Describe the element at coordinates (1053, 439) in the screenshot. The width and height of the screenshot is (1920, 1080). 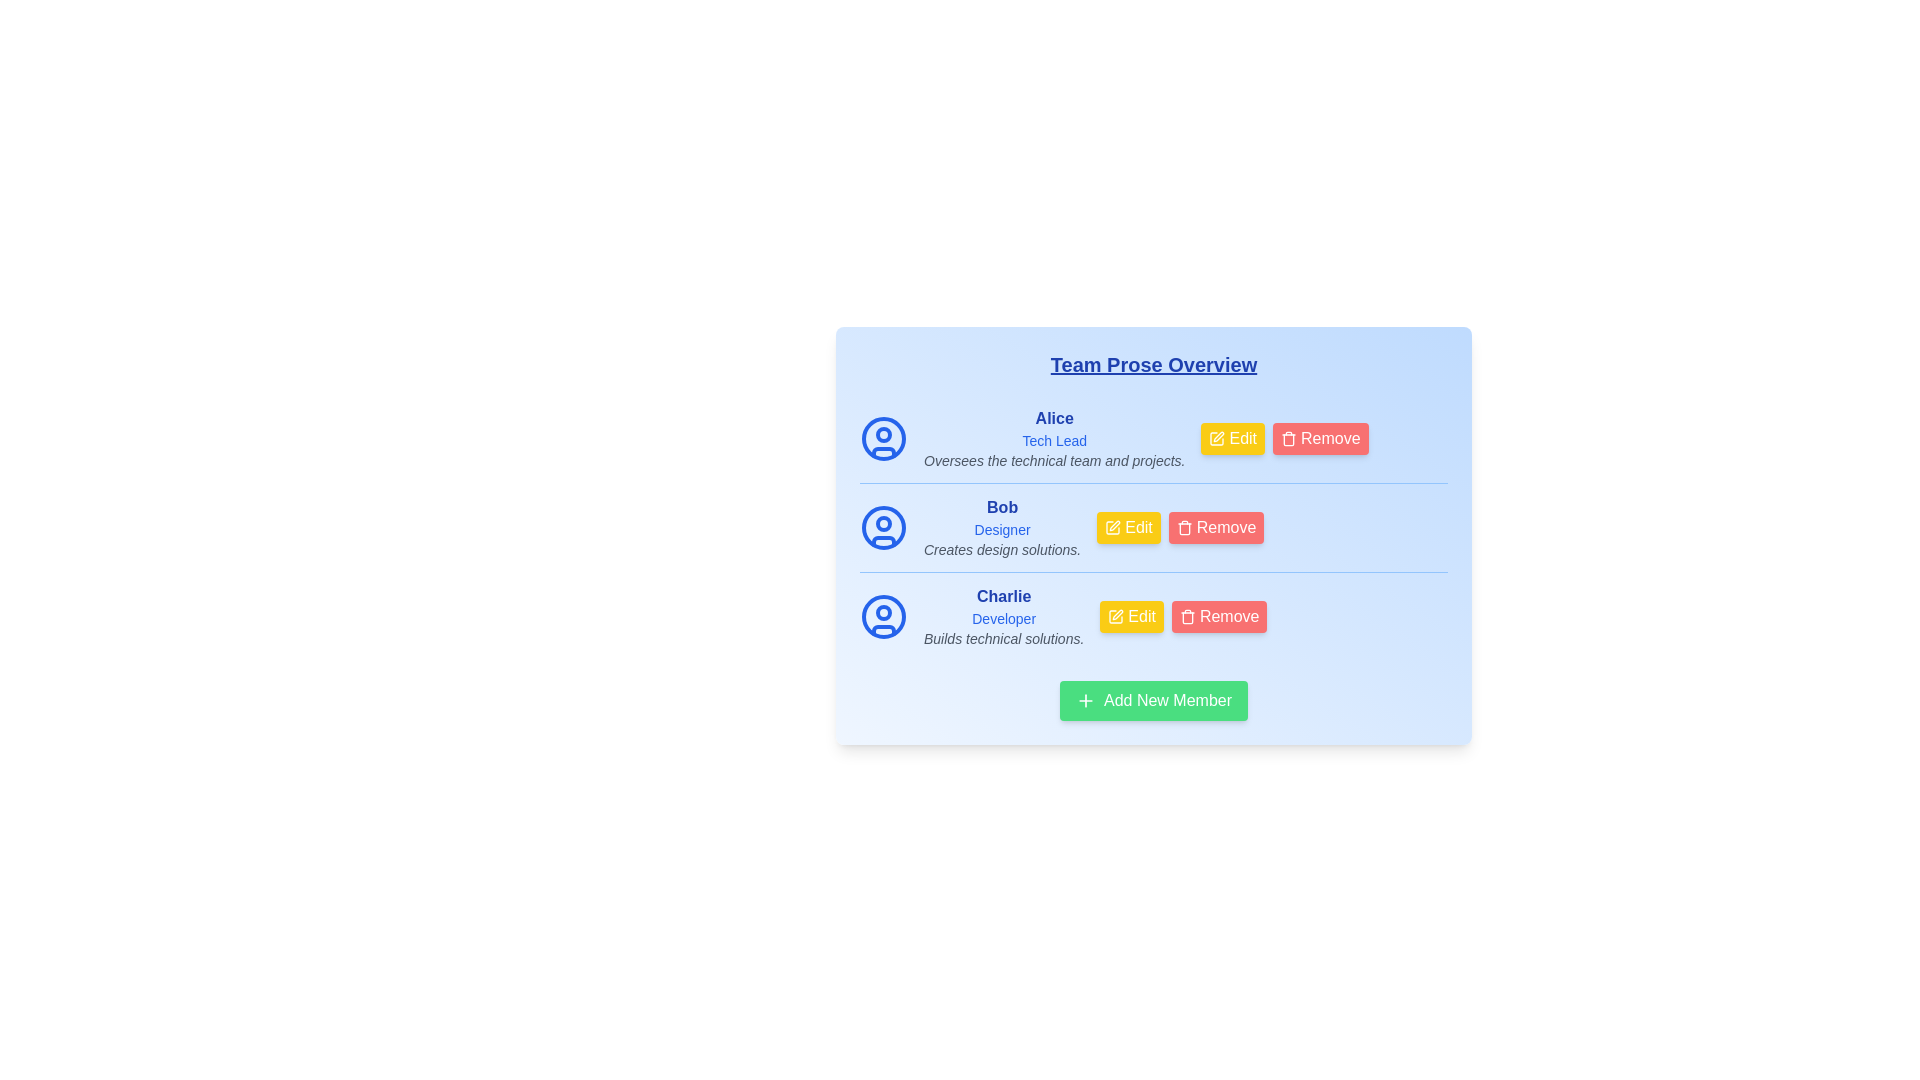
I see `the text label displaying 'Tech Lead' in a small-sized blue font, positioned below 'Alice' and above the job description in the team member listing` at that location.